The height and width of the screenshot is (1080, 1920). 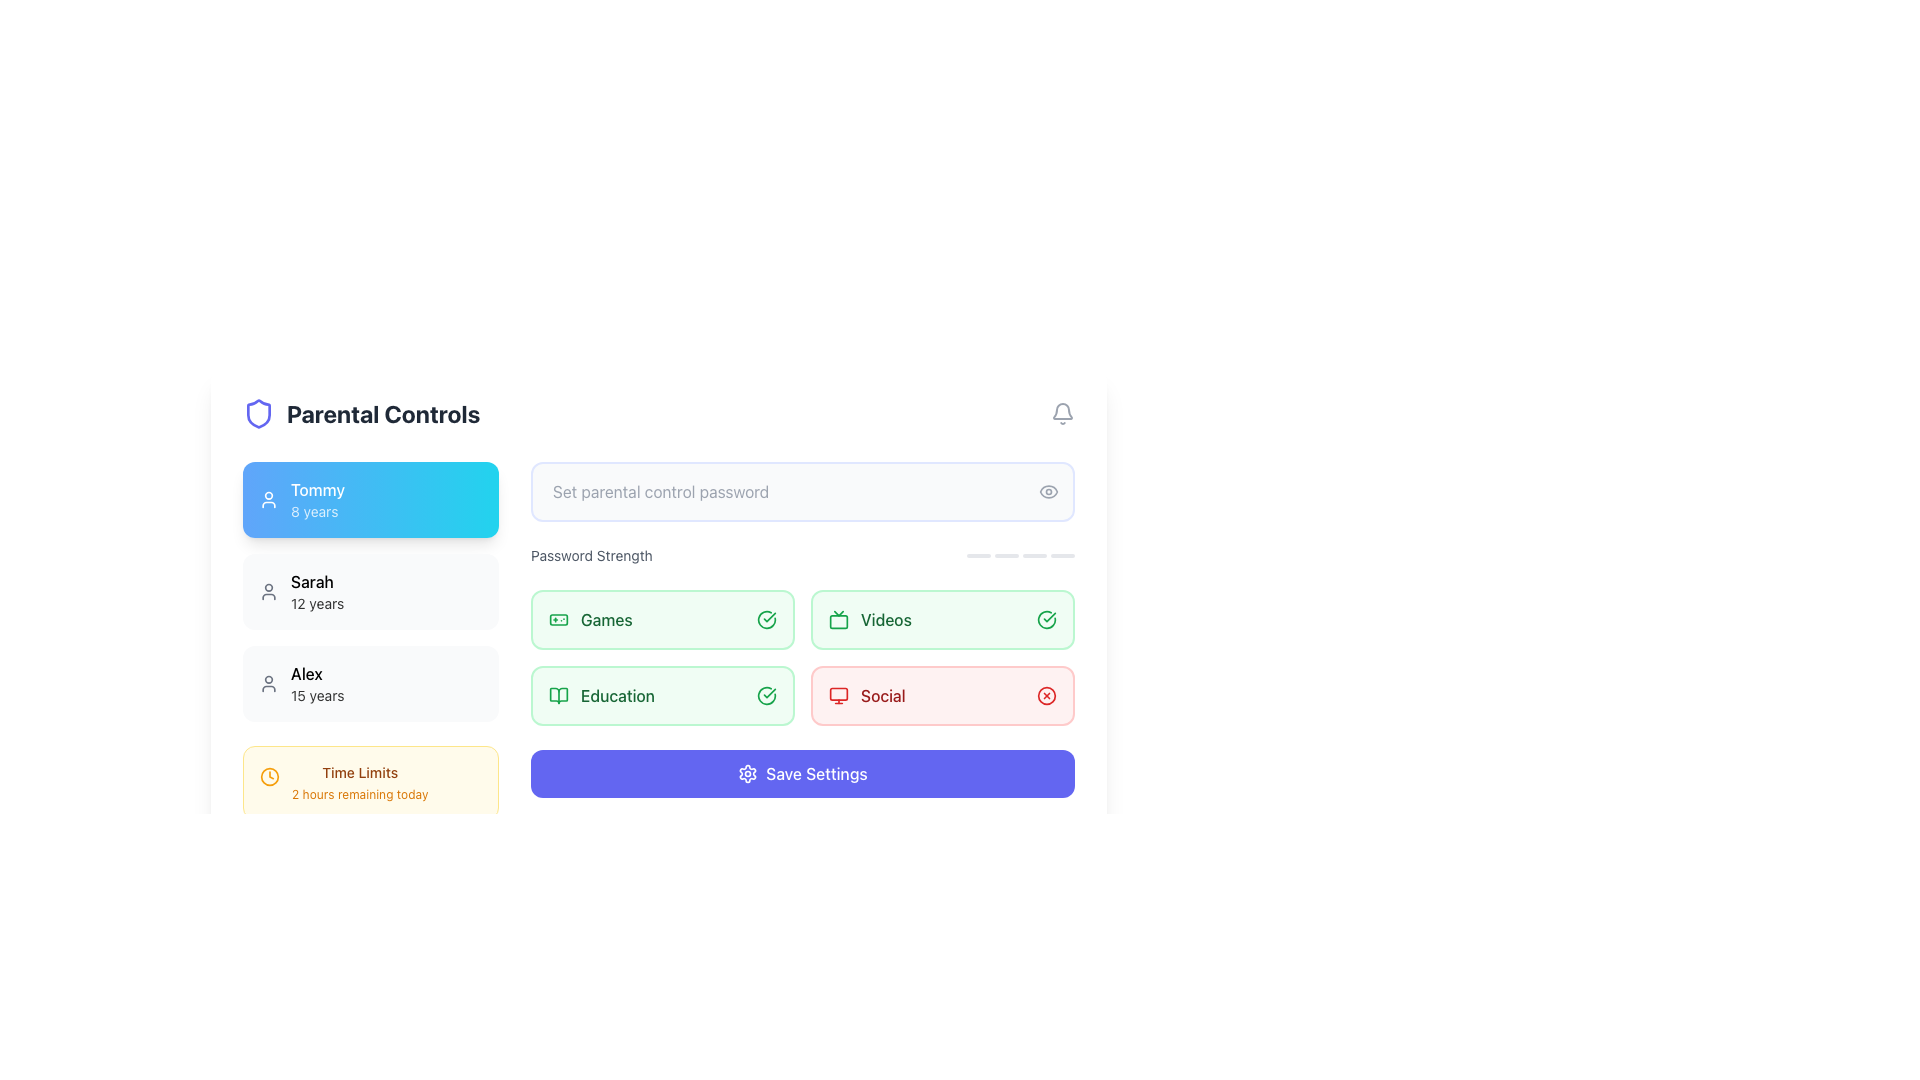 What do you see at coordinates (1045, 619) in the screenshot?
I see `the positive state icon located in the 'Videos' section to interact or view details` at bounding box center [1045, 619].